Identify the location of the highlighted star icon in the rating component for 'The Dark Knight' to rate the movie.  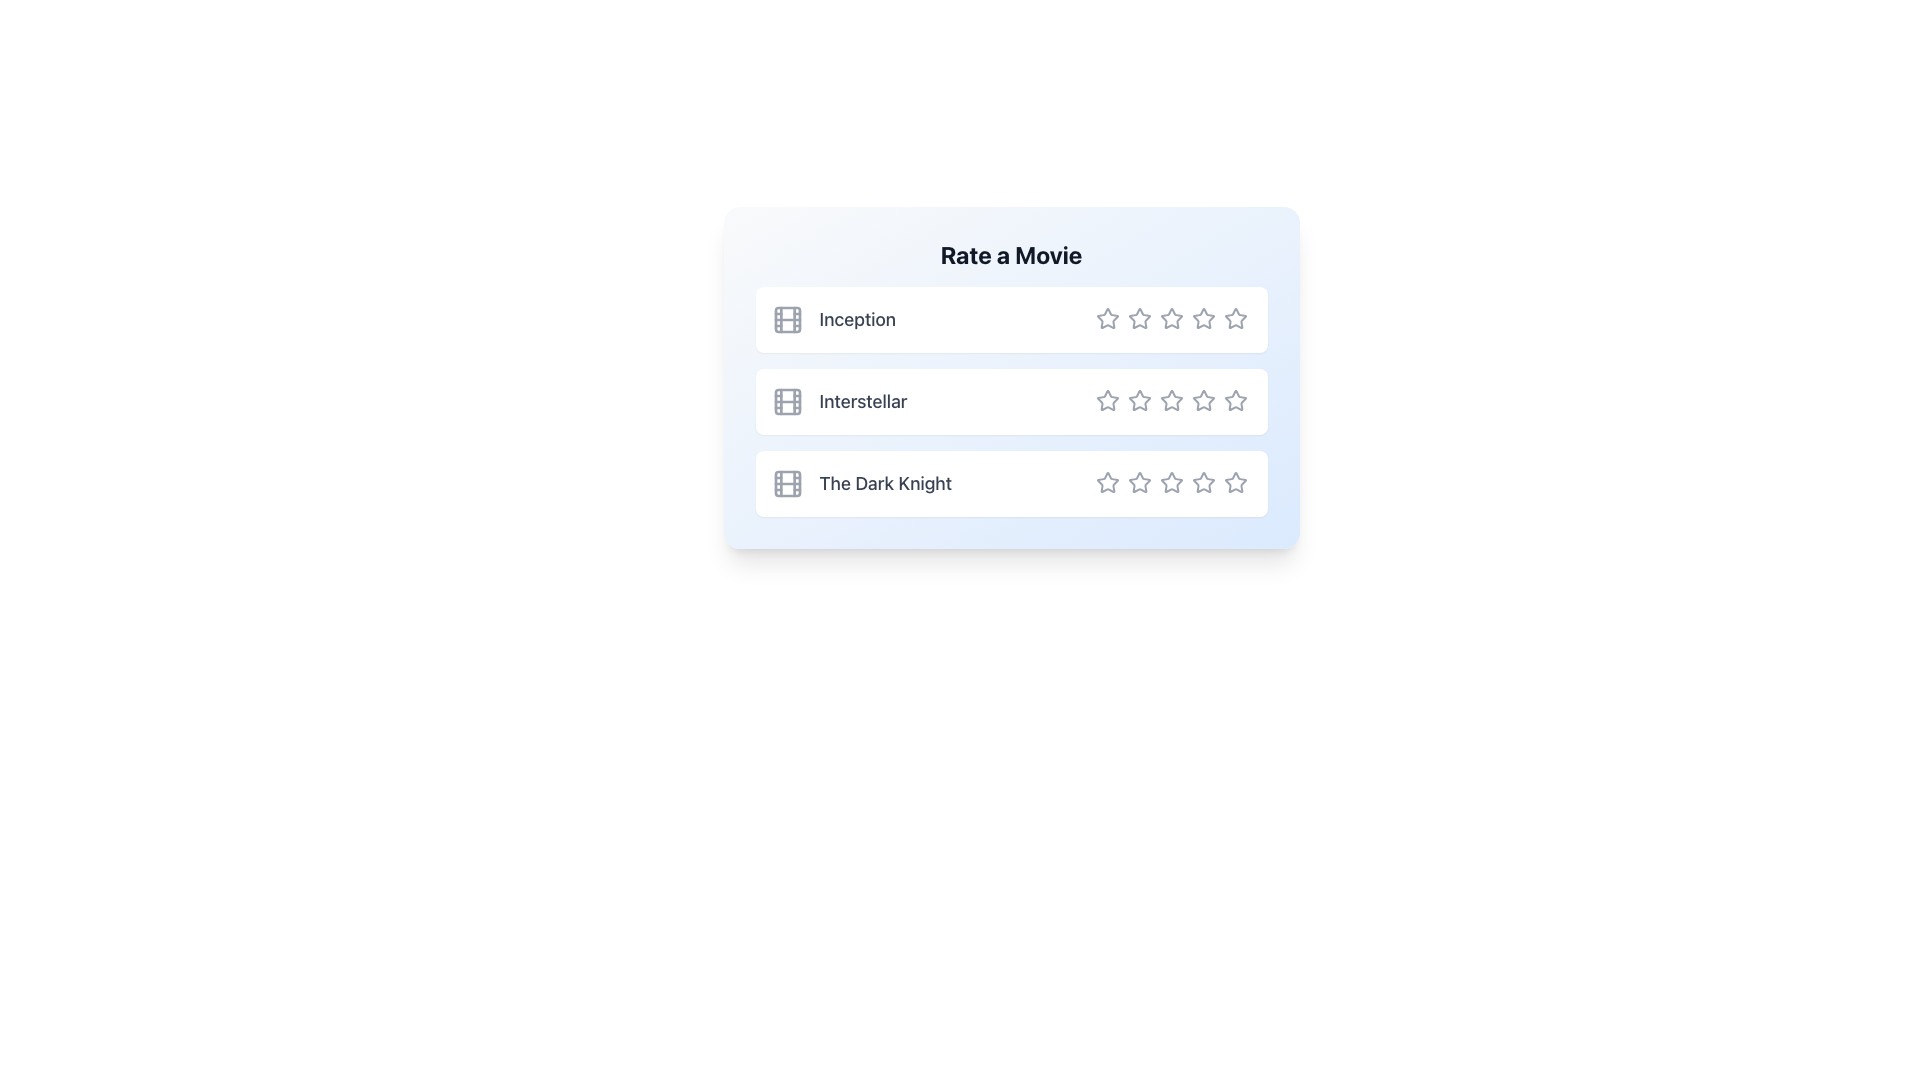
(1171, 483).